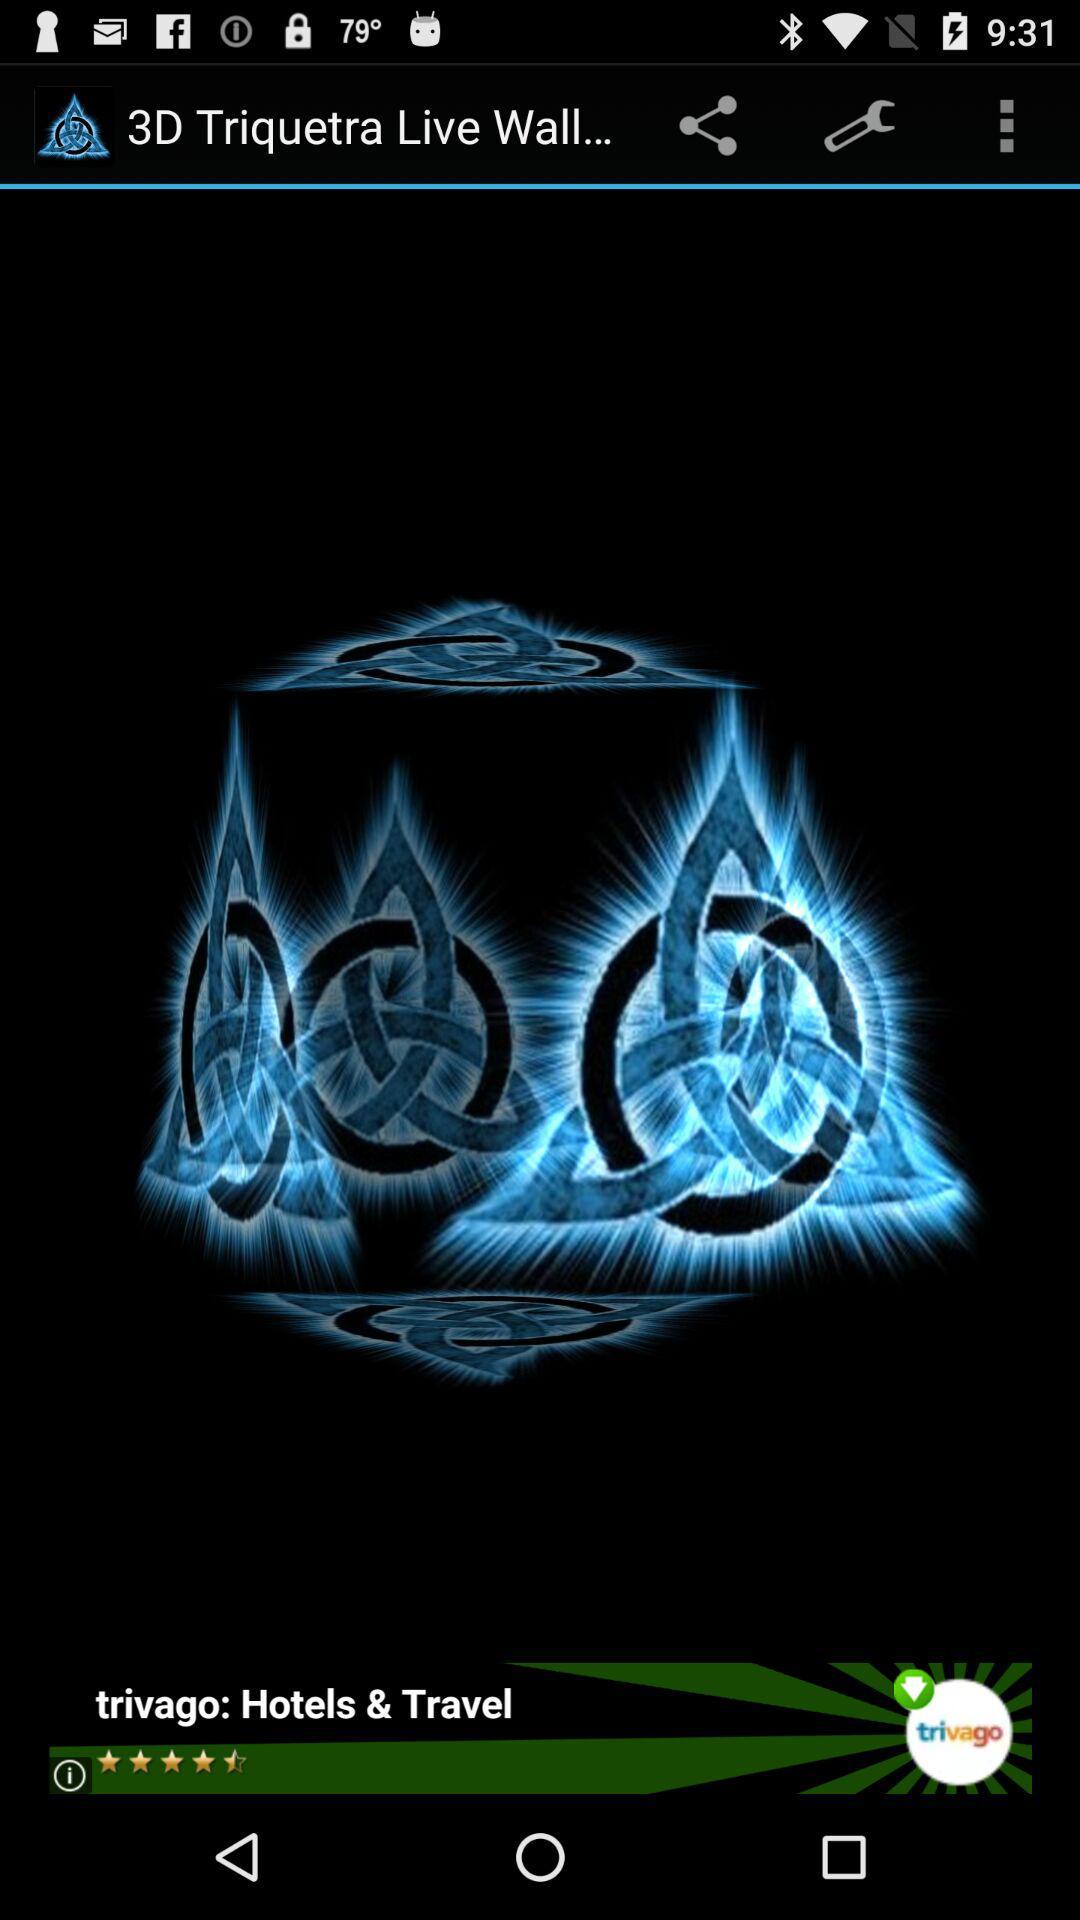 The image size is (1080, 1920). What do you see at coordinates (711, 124) in the screenshot?
I see `icon next to the 3d triquetra live icon` at bounding box center [711, 124].